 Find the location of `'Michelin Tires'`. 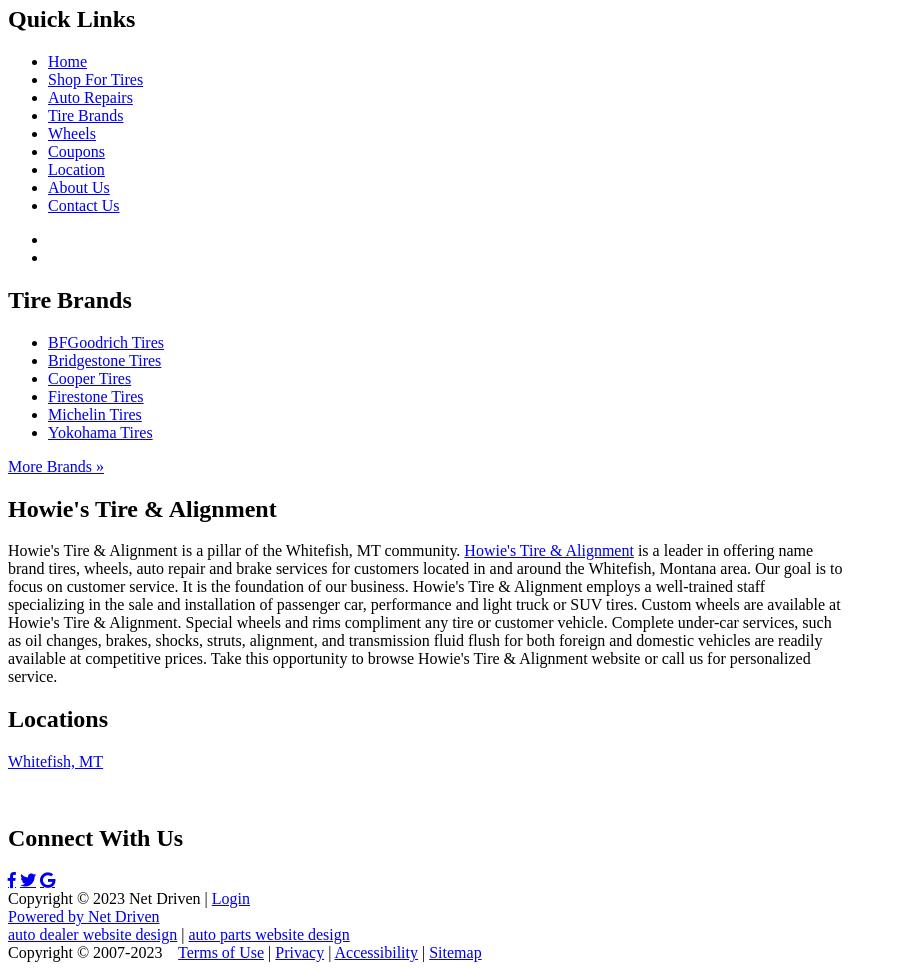

'Michelin Tires' is located at coordinates (93, 412).